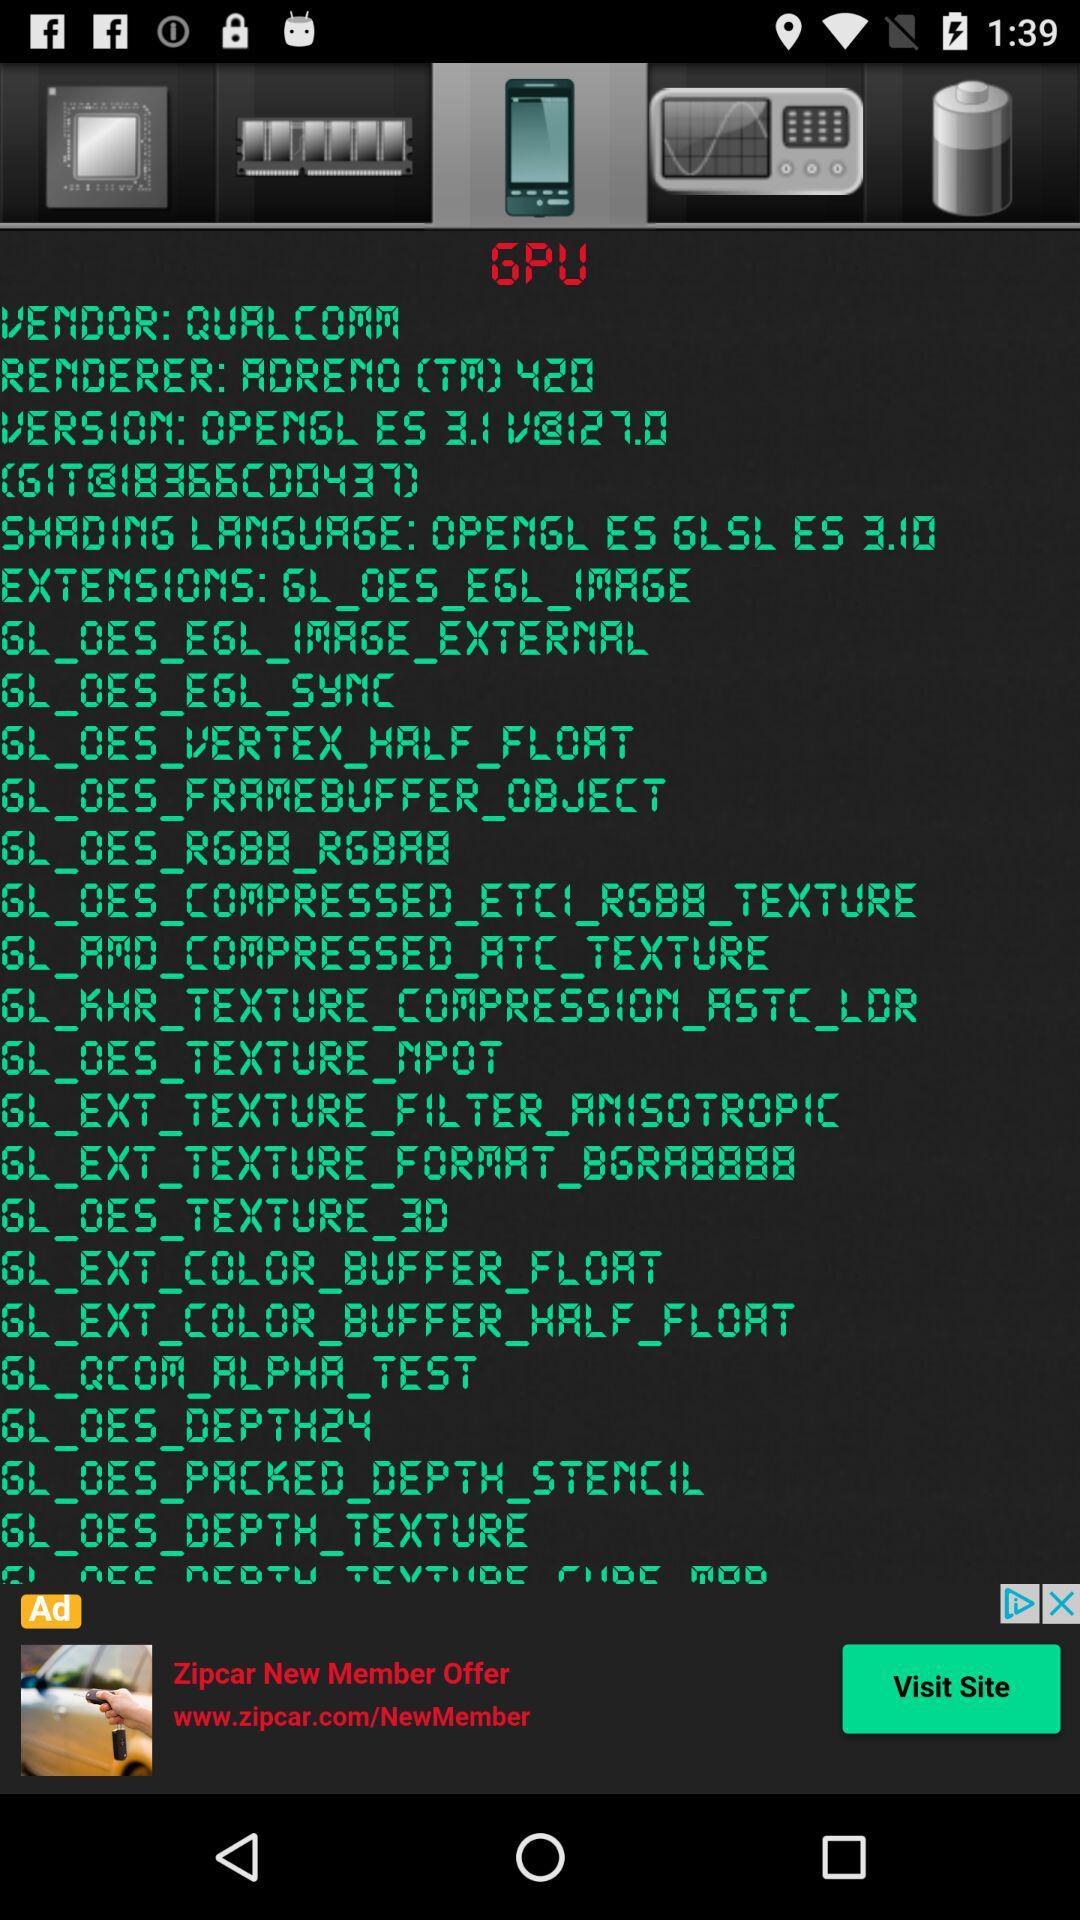 This screenshot has height=1920, width=1080. I want to click on advertisement, so click(540, 1688).